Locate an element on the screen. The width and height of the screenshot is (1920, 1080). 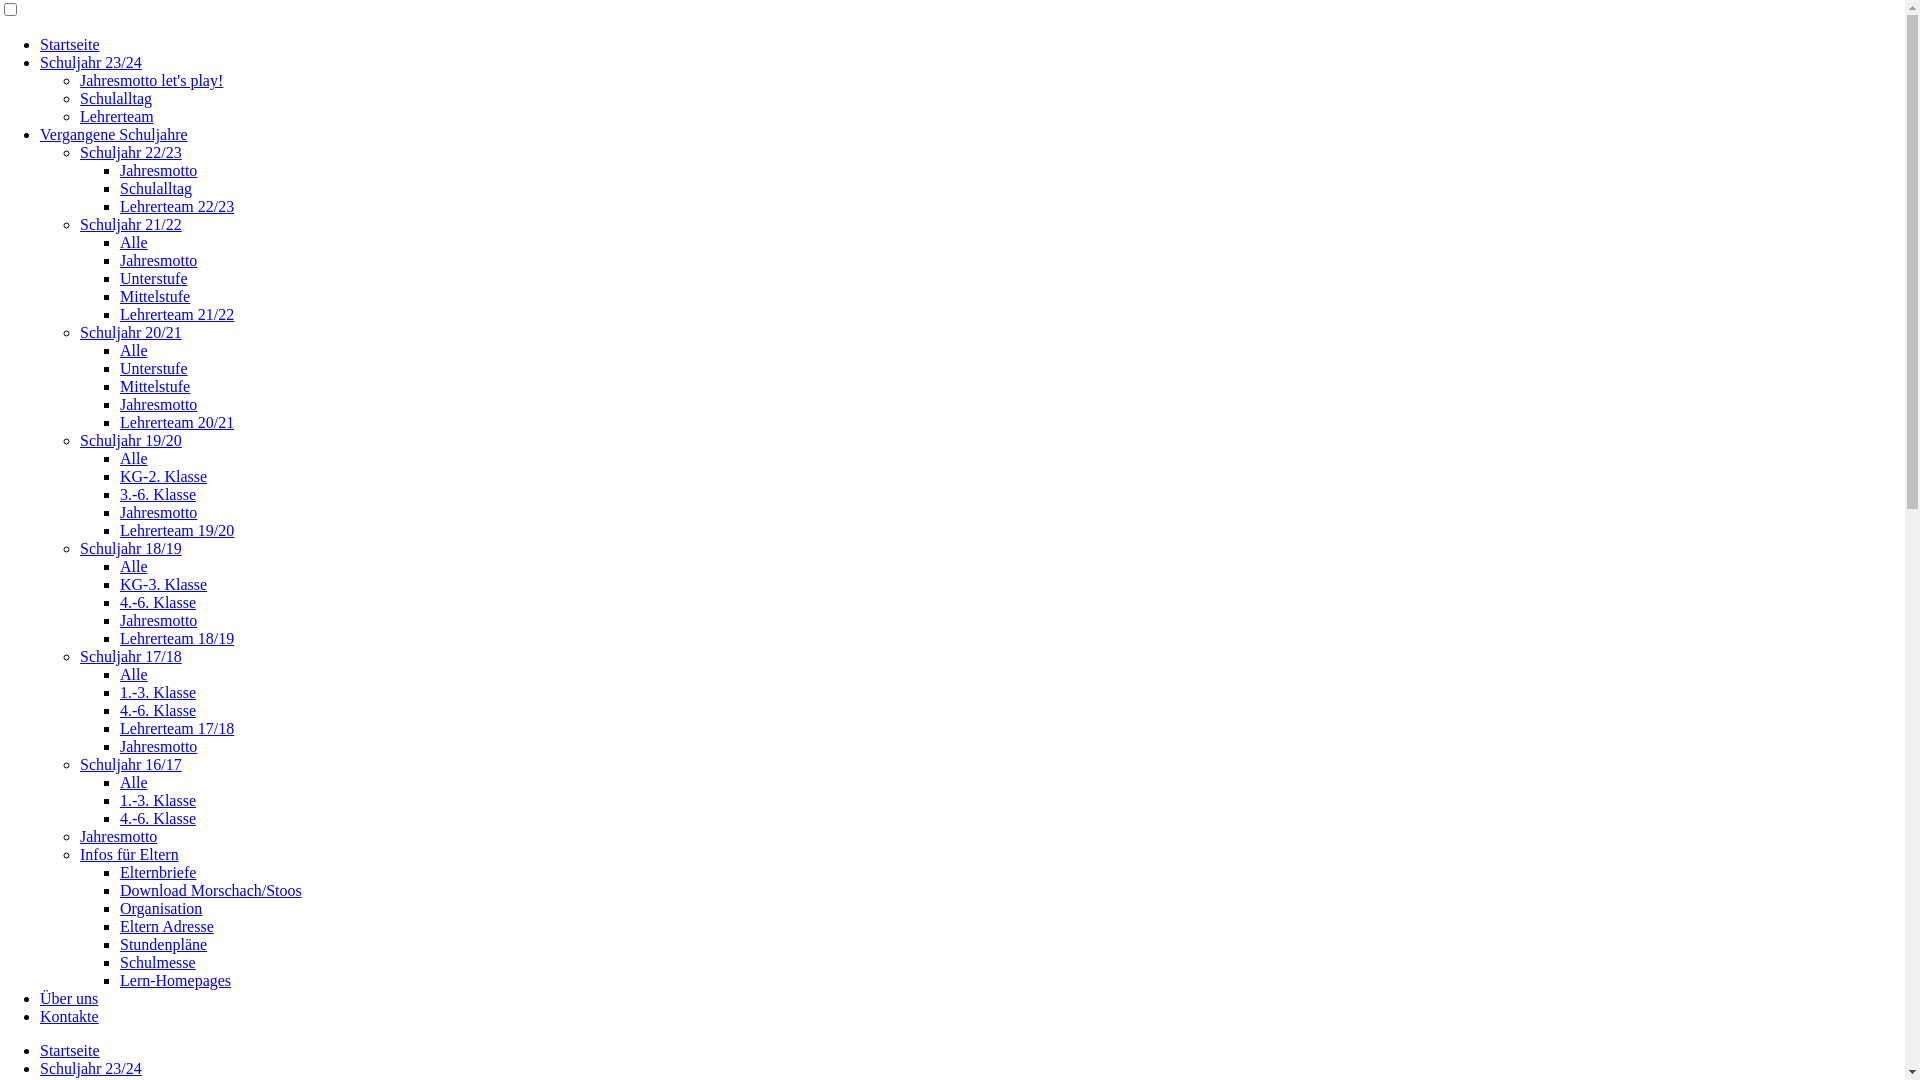
'Schulalltag' is located at coordinates (155, 188).